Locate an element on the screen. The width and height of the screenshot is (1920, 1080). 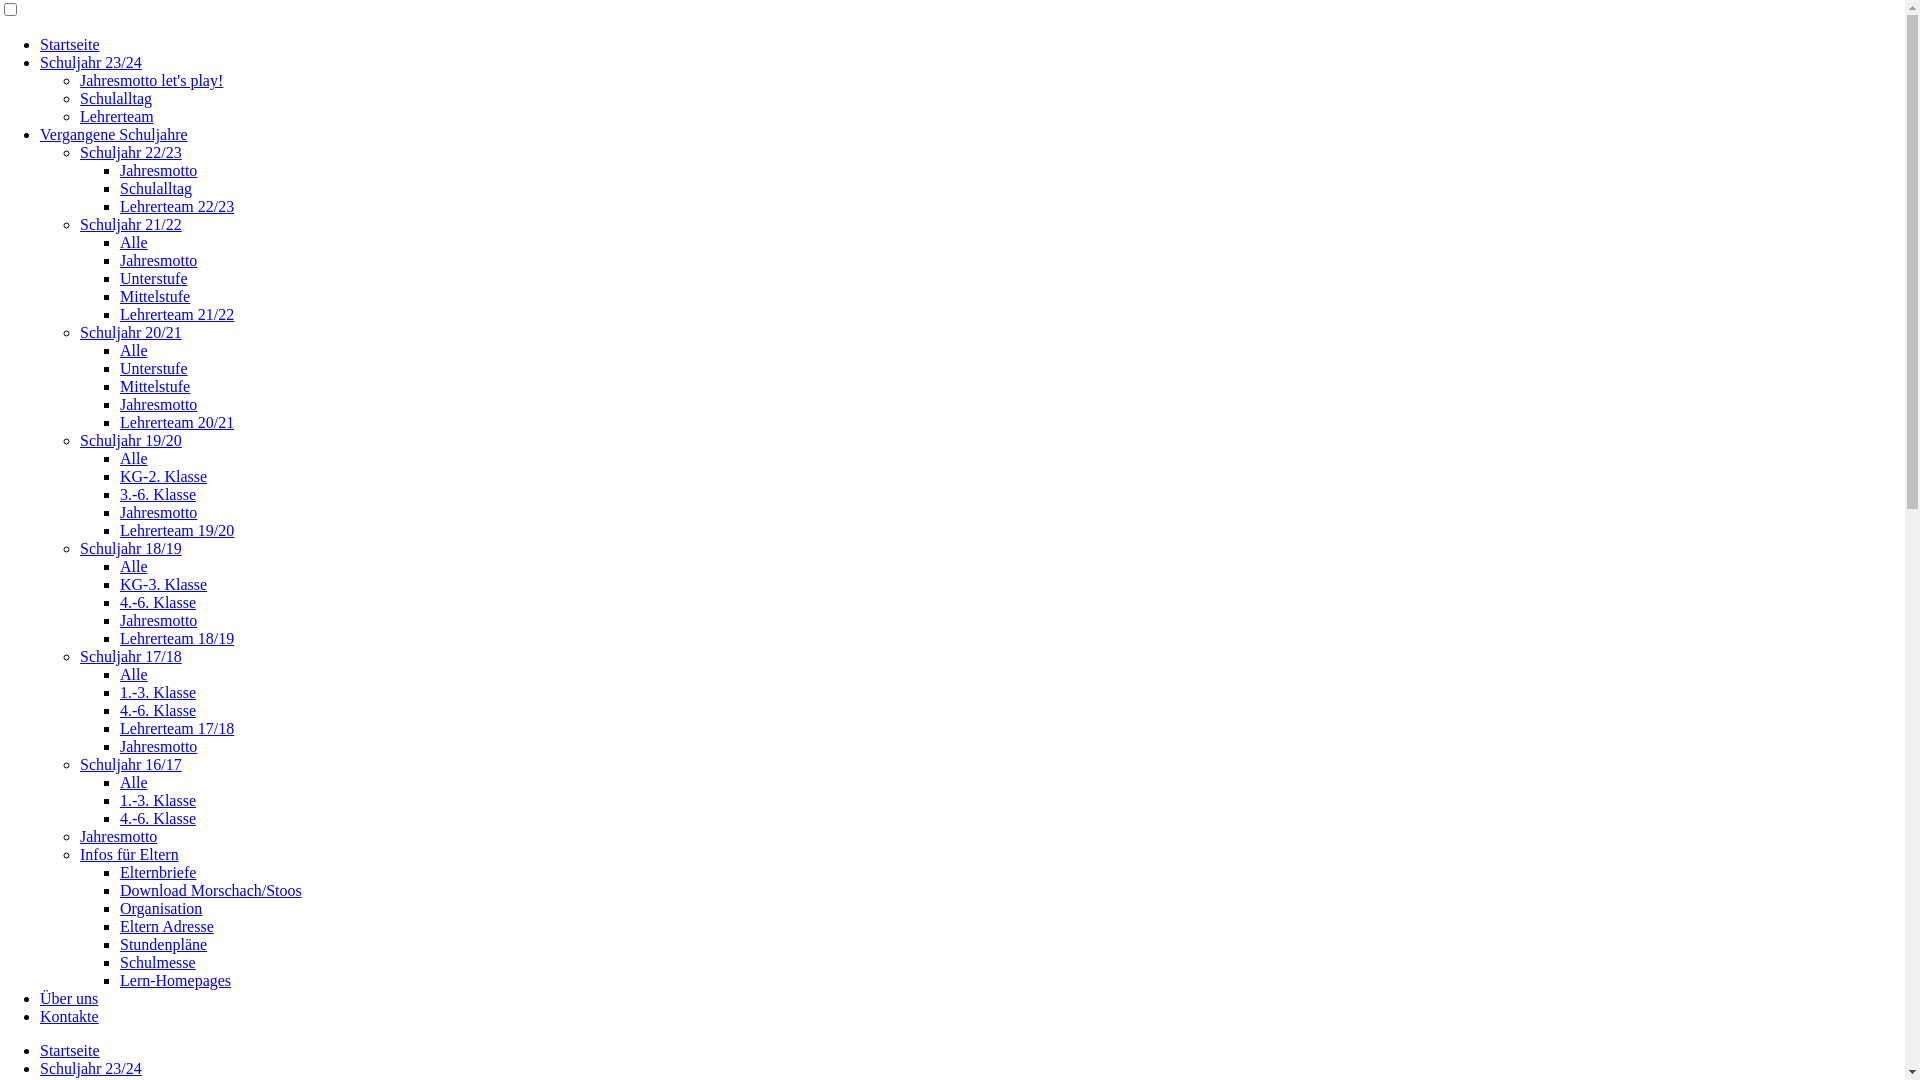
'Schulalltag' is located at coordinates (155, 188).